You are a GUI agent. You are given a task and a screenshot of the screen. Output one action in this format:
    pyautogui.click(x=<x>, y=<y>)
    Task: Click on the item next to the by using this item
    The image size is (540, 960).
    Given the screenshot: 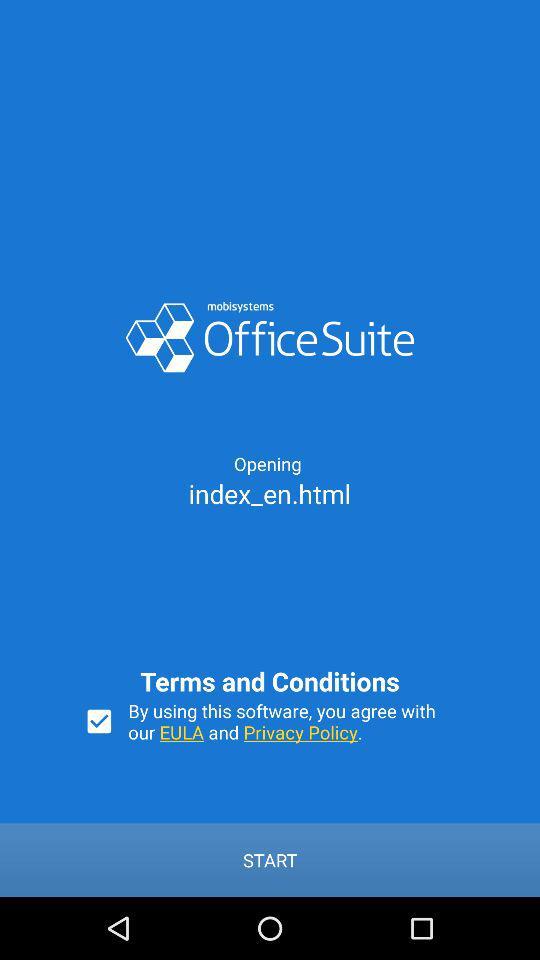 What is the action you would take?
    pyautogui.click(x=98, y=720)
    